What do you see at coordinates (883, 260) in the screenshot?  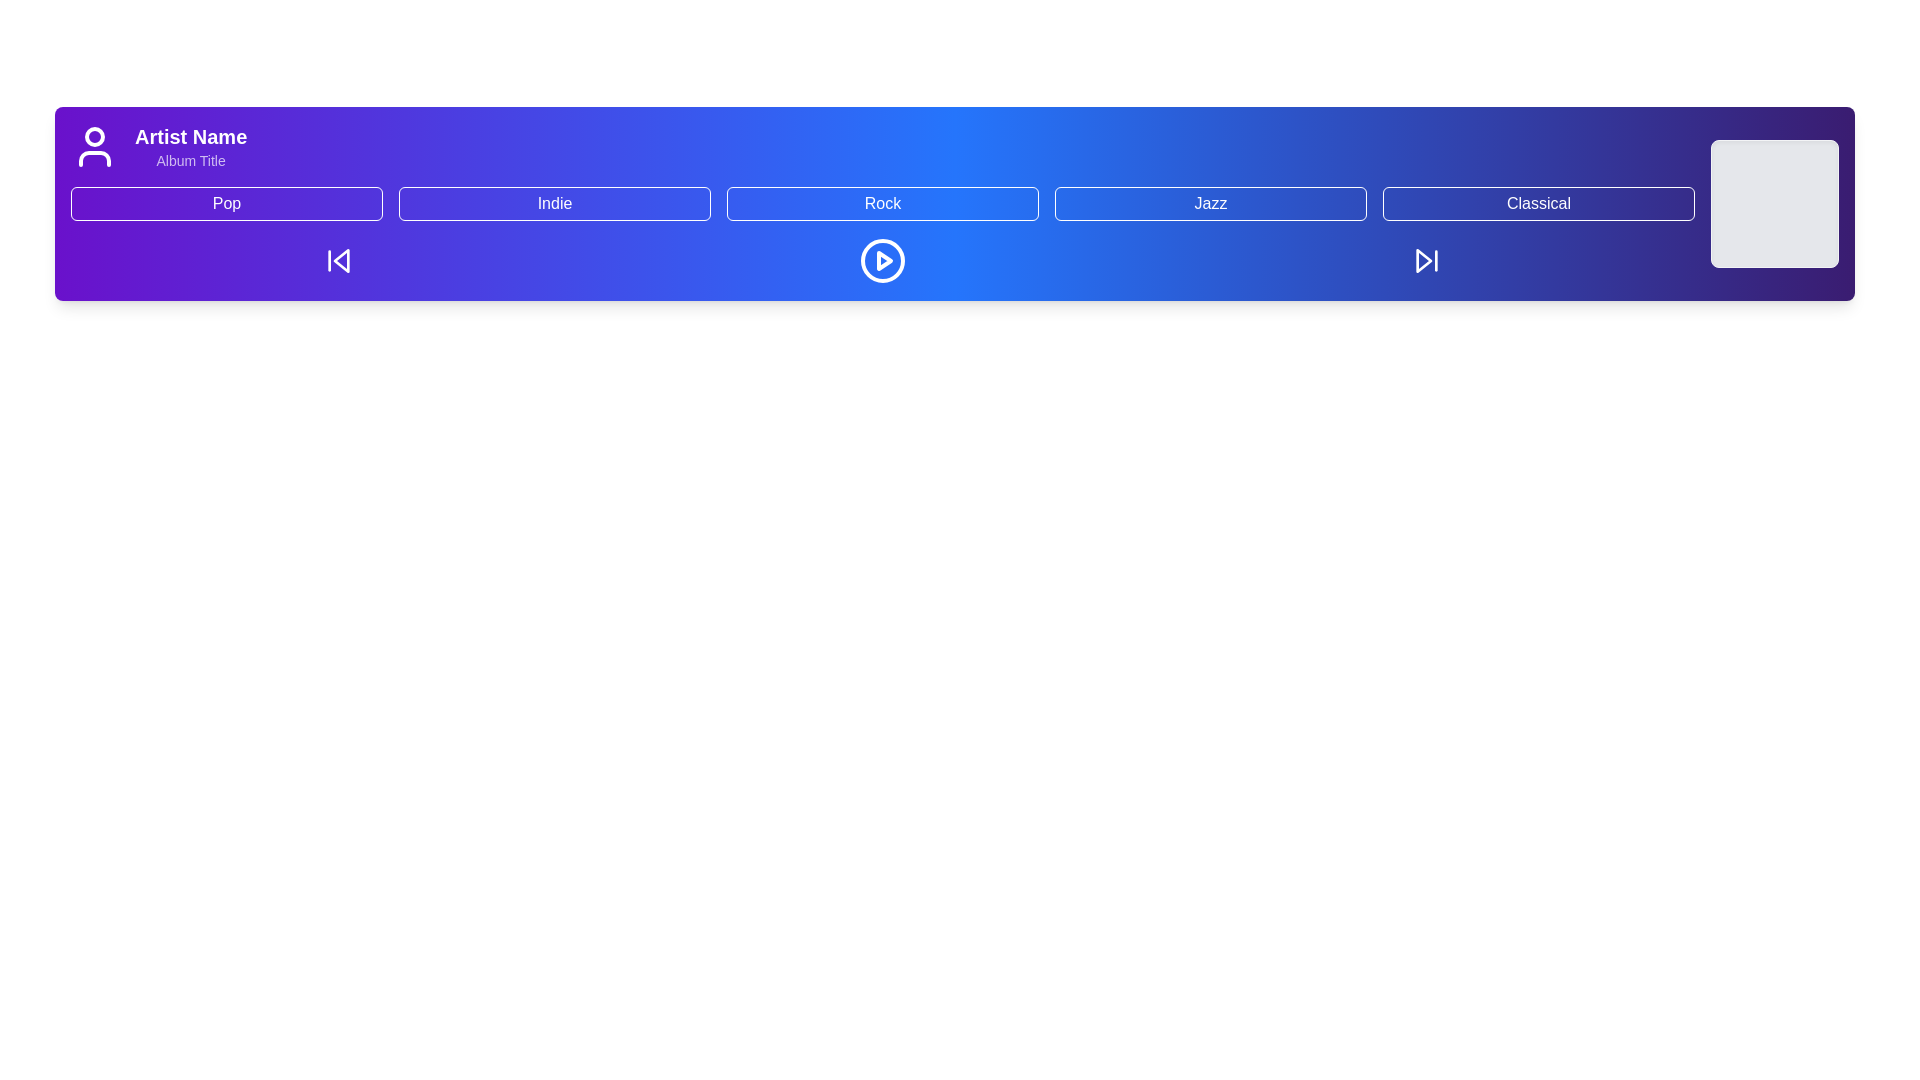 I see `the triangular play icon located centrally within the circular button at the bottom center of the navigation bar to initiate playback` at bounding box center [883, 260].